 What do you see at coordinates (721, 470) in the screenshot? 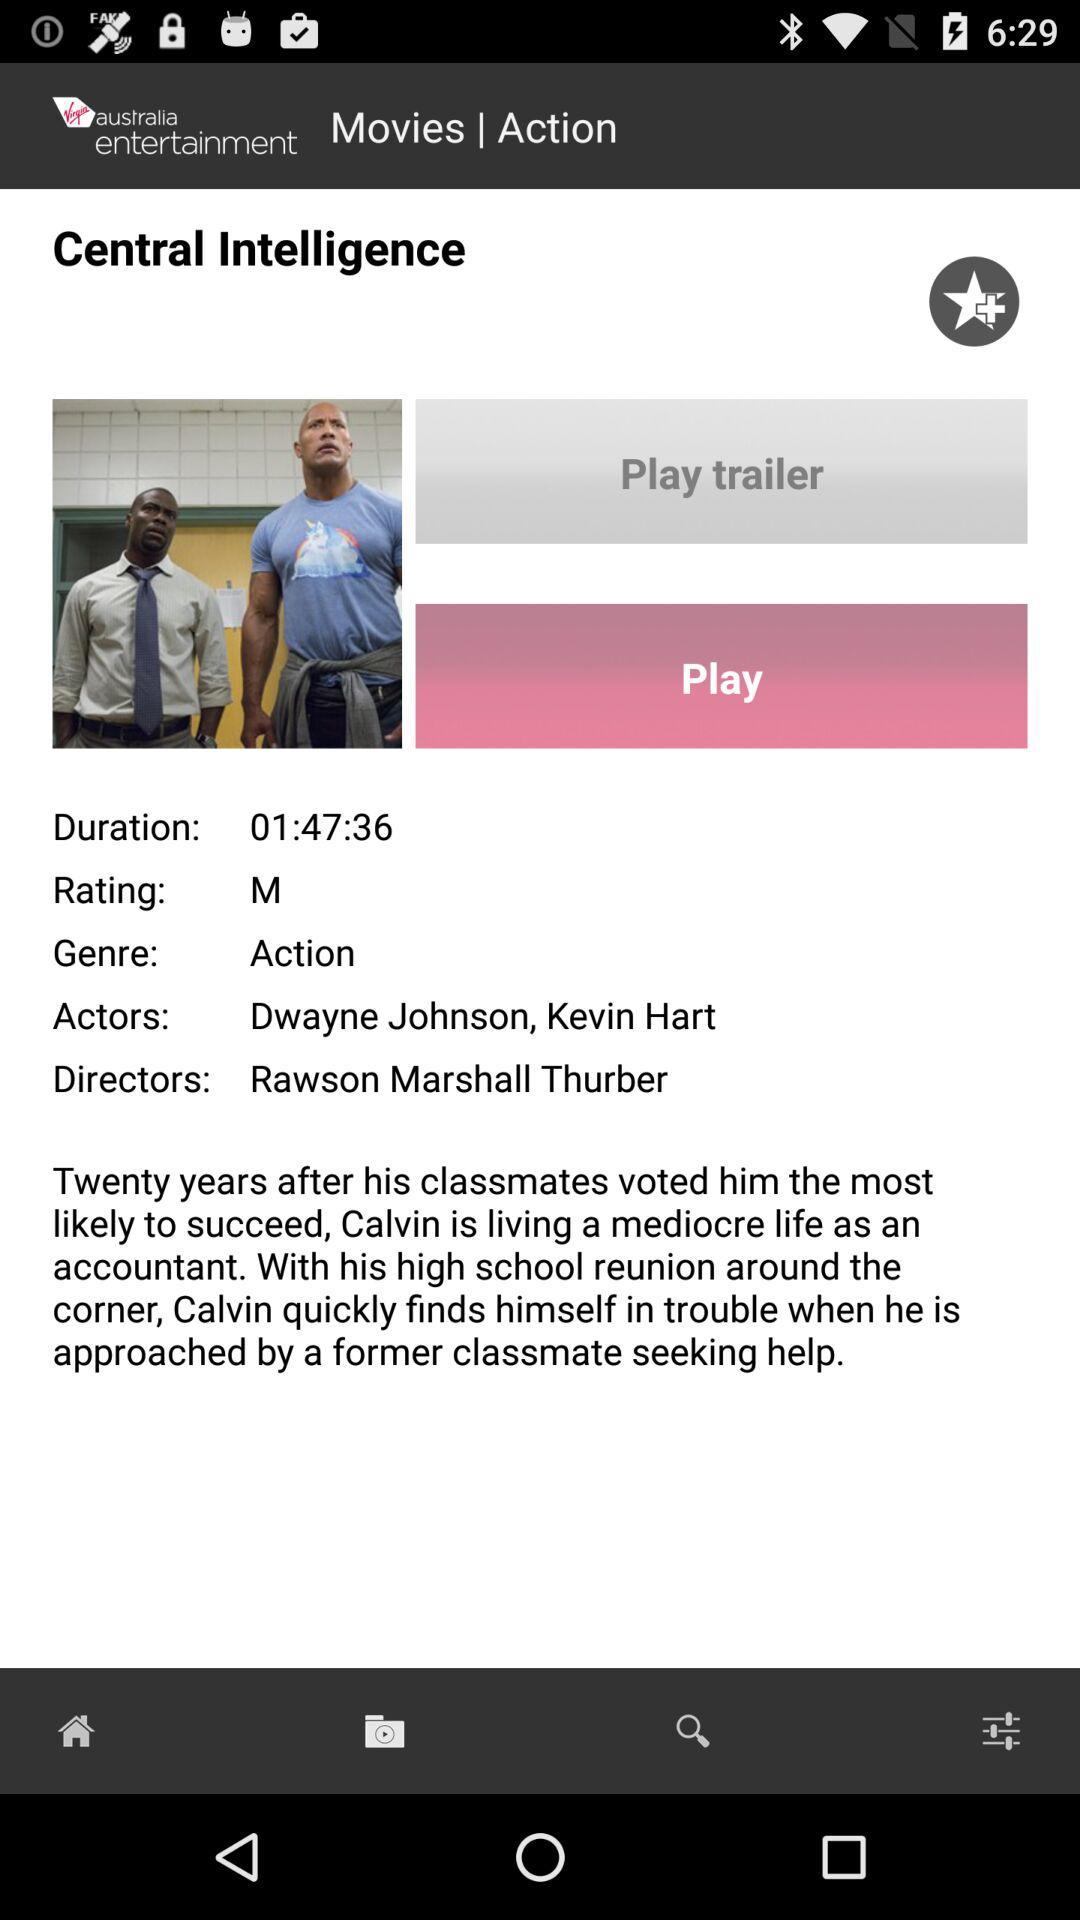
I see `play trailer icon` at bounding box center [721, 470].